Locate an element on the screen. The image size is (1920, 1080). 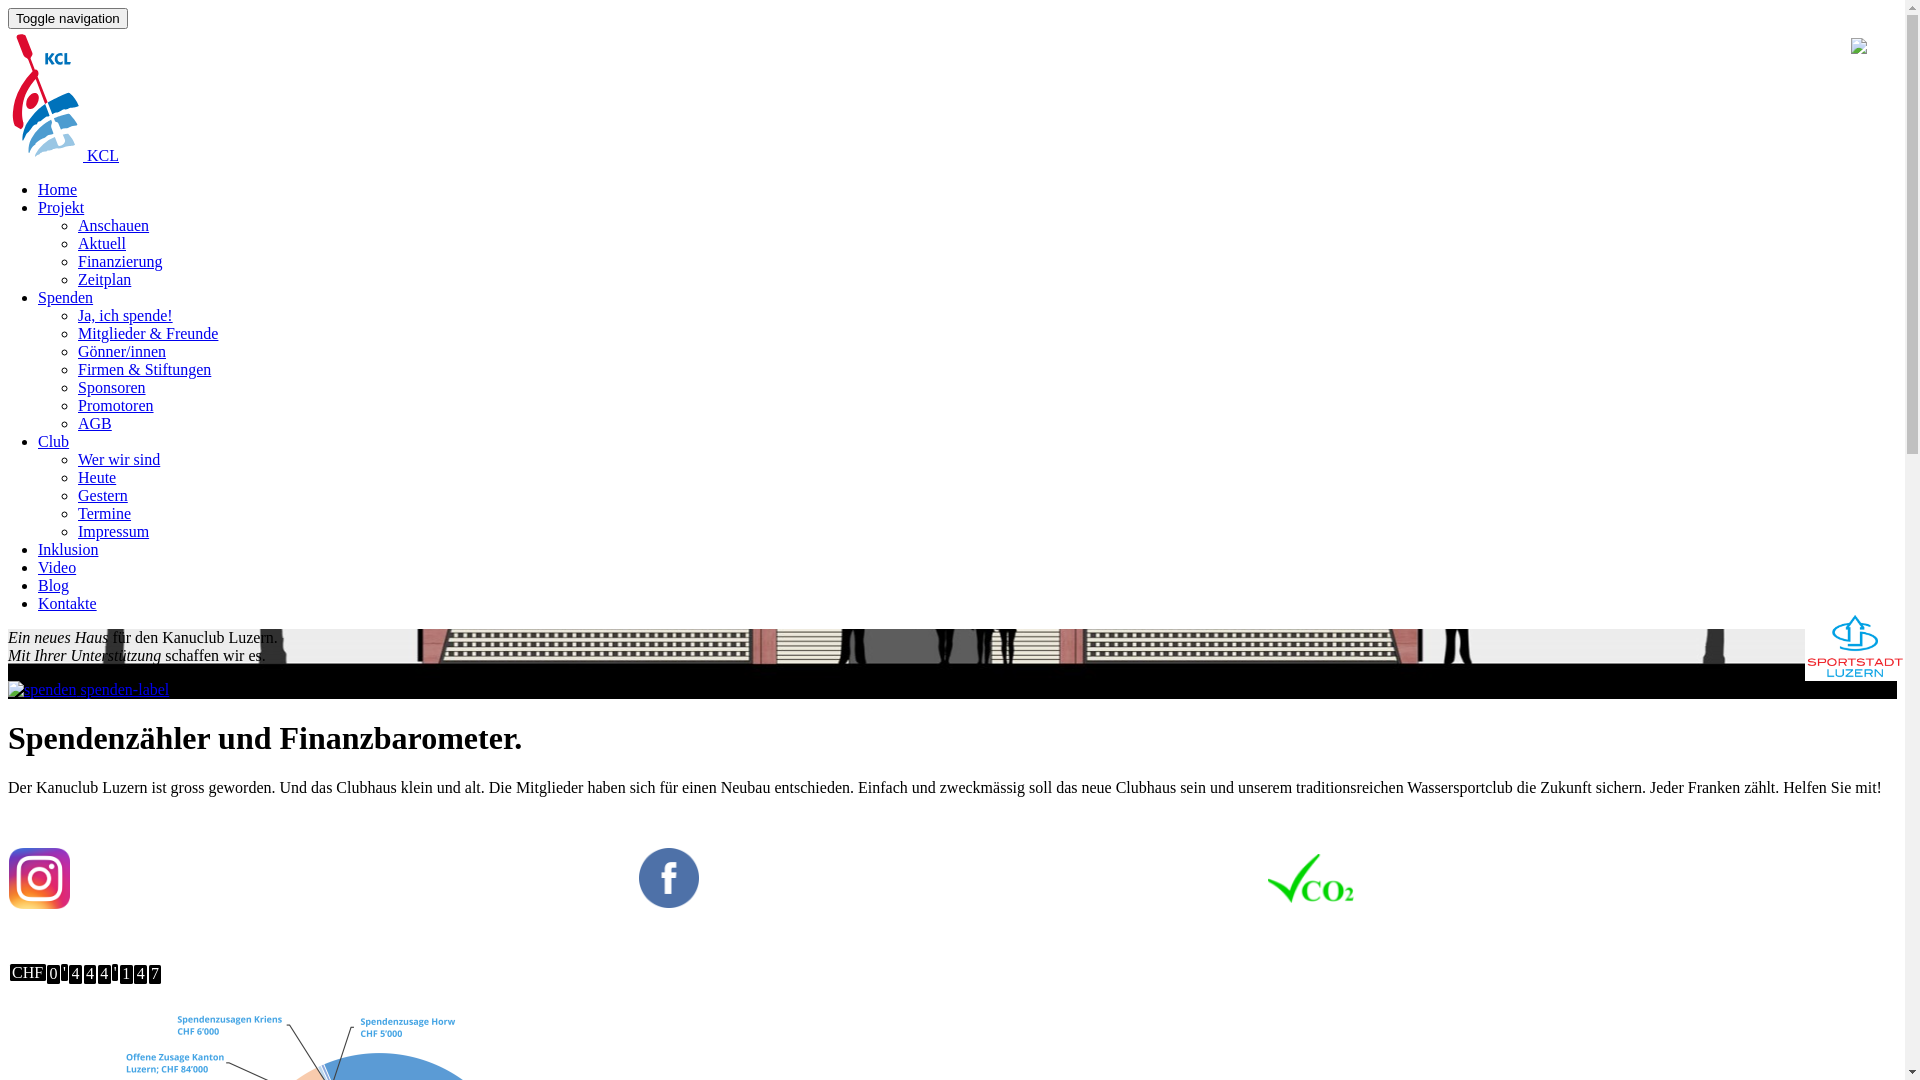
'Heute' is located at coordinates (77, 477).